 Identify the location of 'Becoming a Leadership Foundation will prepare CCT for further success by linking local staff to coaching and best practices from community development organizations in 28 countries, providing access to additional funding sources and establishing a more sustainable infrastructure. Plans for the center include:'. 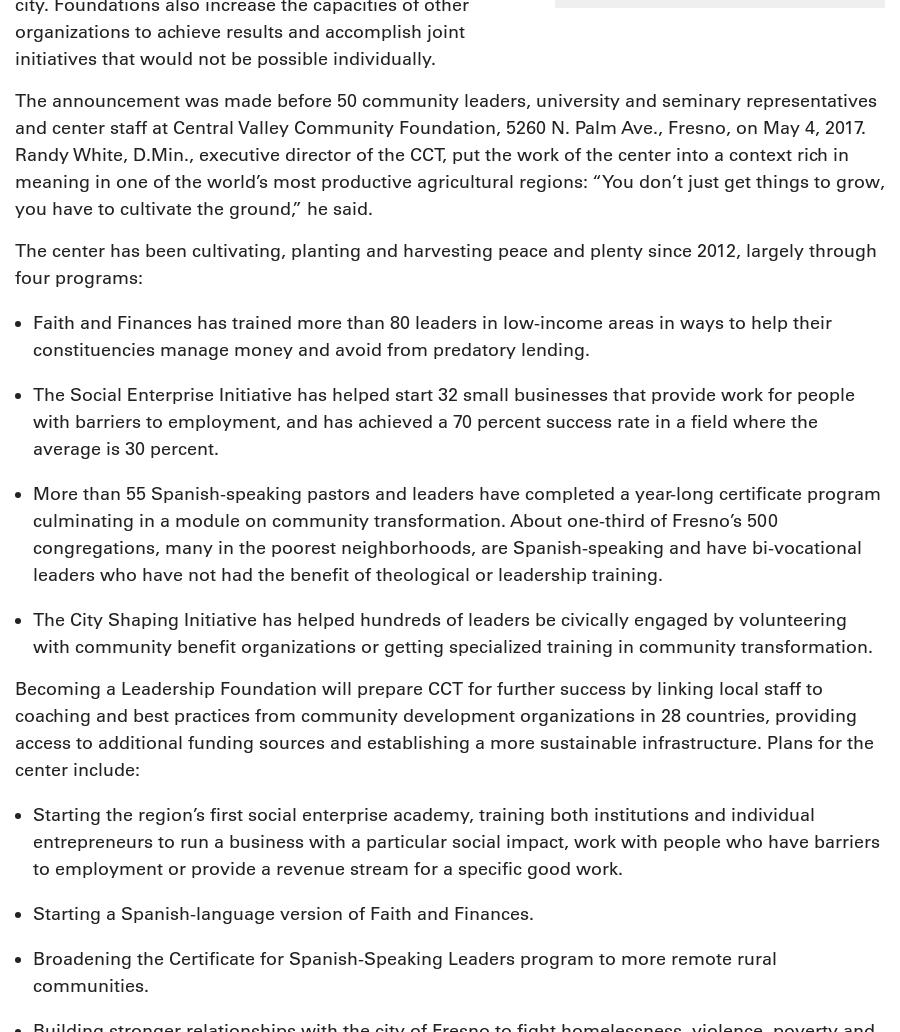
(444, 728).